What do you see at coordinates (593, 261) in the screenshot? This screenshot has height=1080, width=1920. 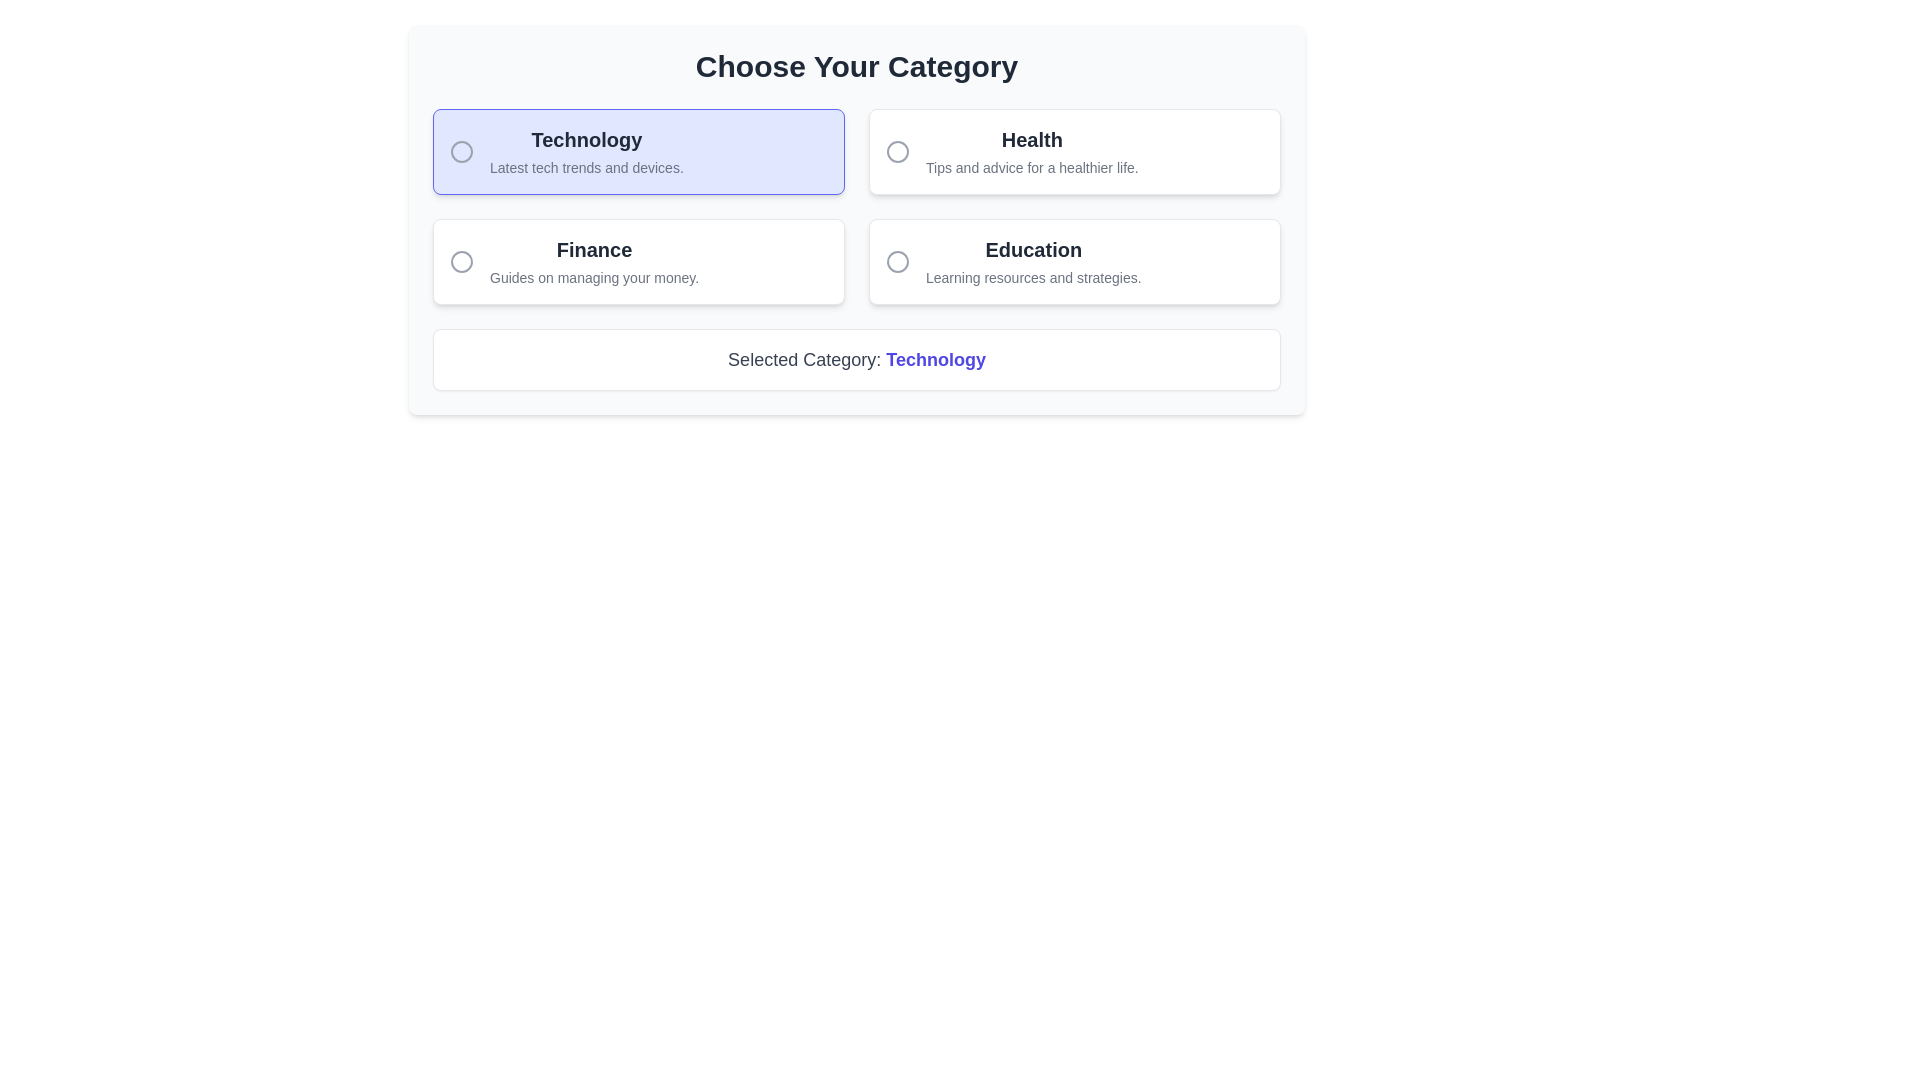 I see `information presented in the 'Finance' category text element, which is the second option in a four-option grid titled 'Choose Your Category'` at bounding box center [593, 261].